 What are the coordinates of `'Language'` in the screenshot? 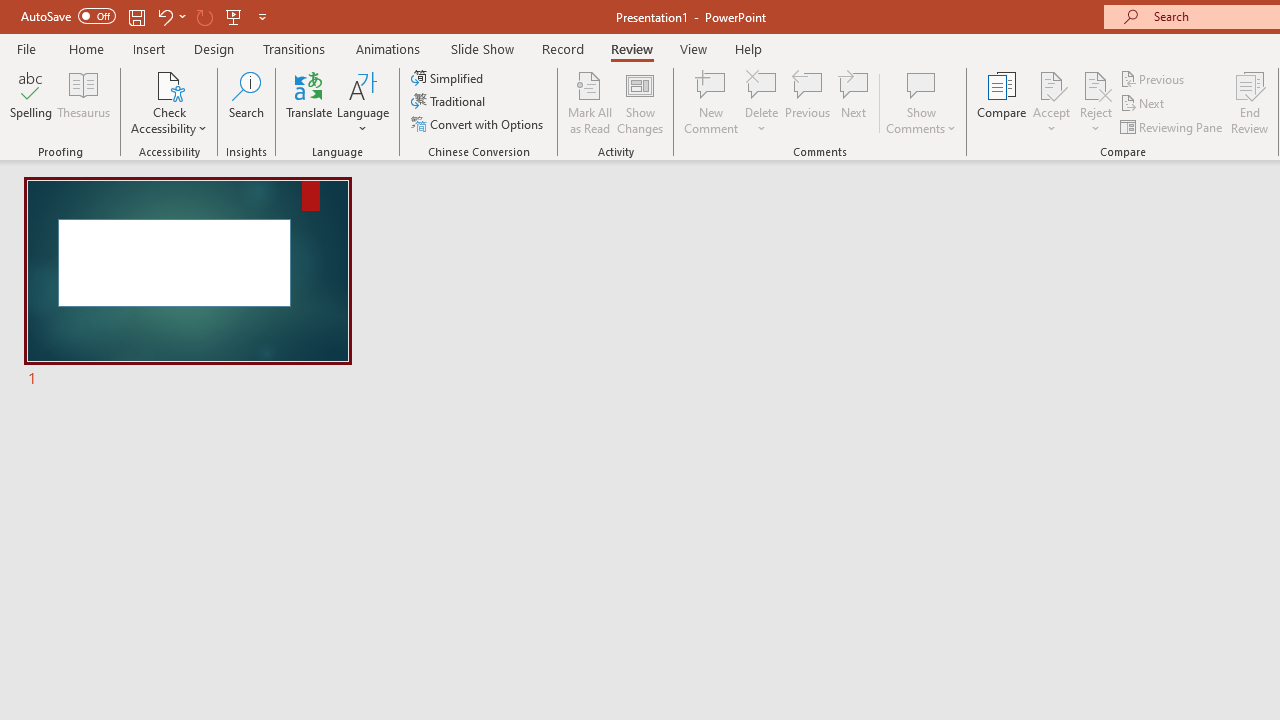 It's located at (363, 103).